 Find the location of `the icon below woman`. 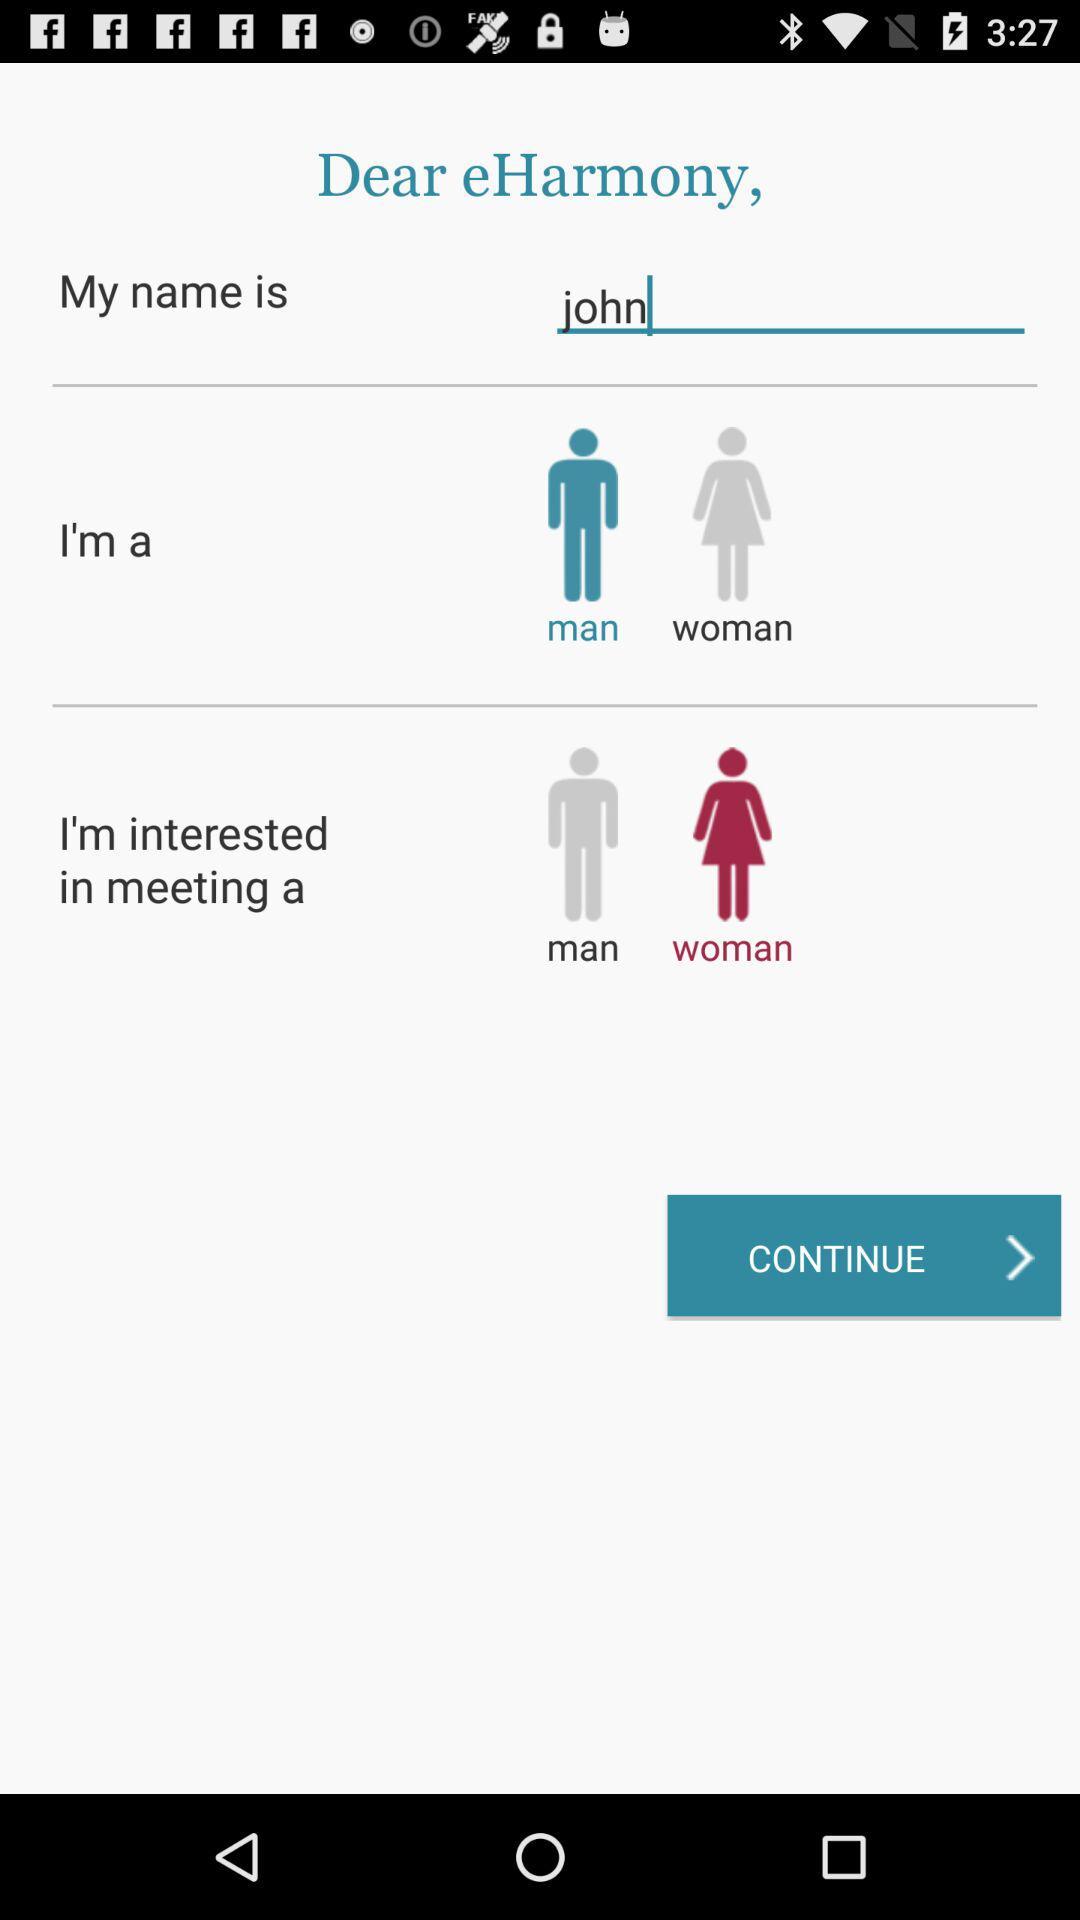

the icon below woman is located at coordinates (863, 1256).